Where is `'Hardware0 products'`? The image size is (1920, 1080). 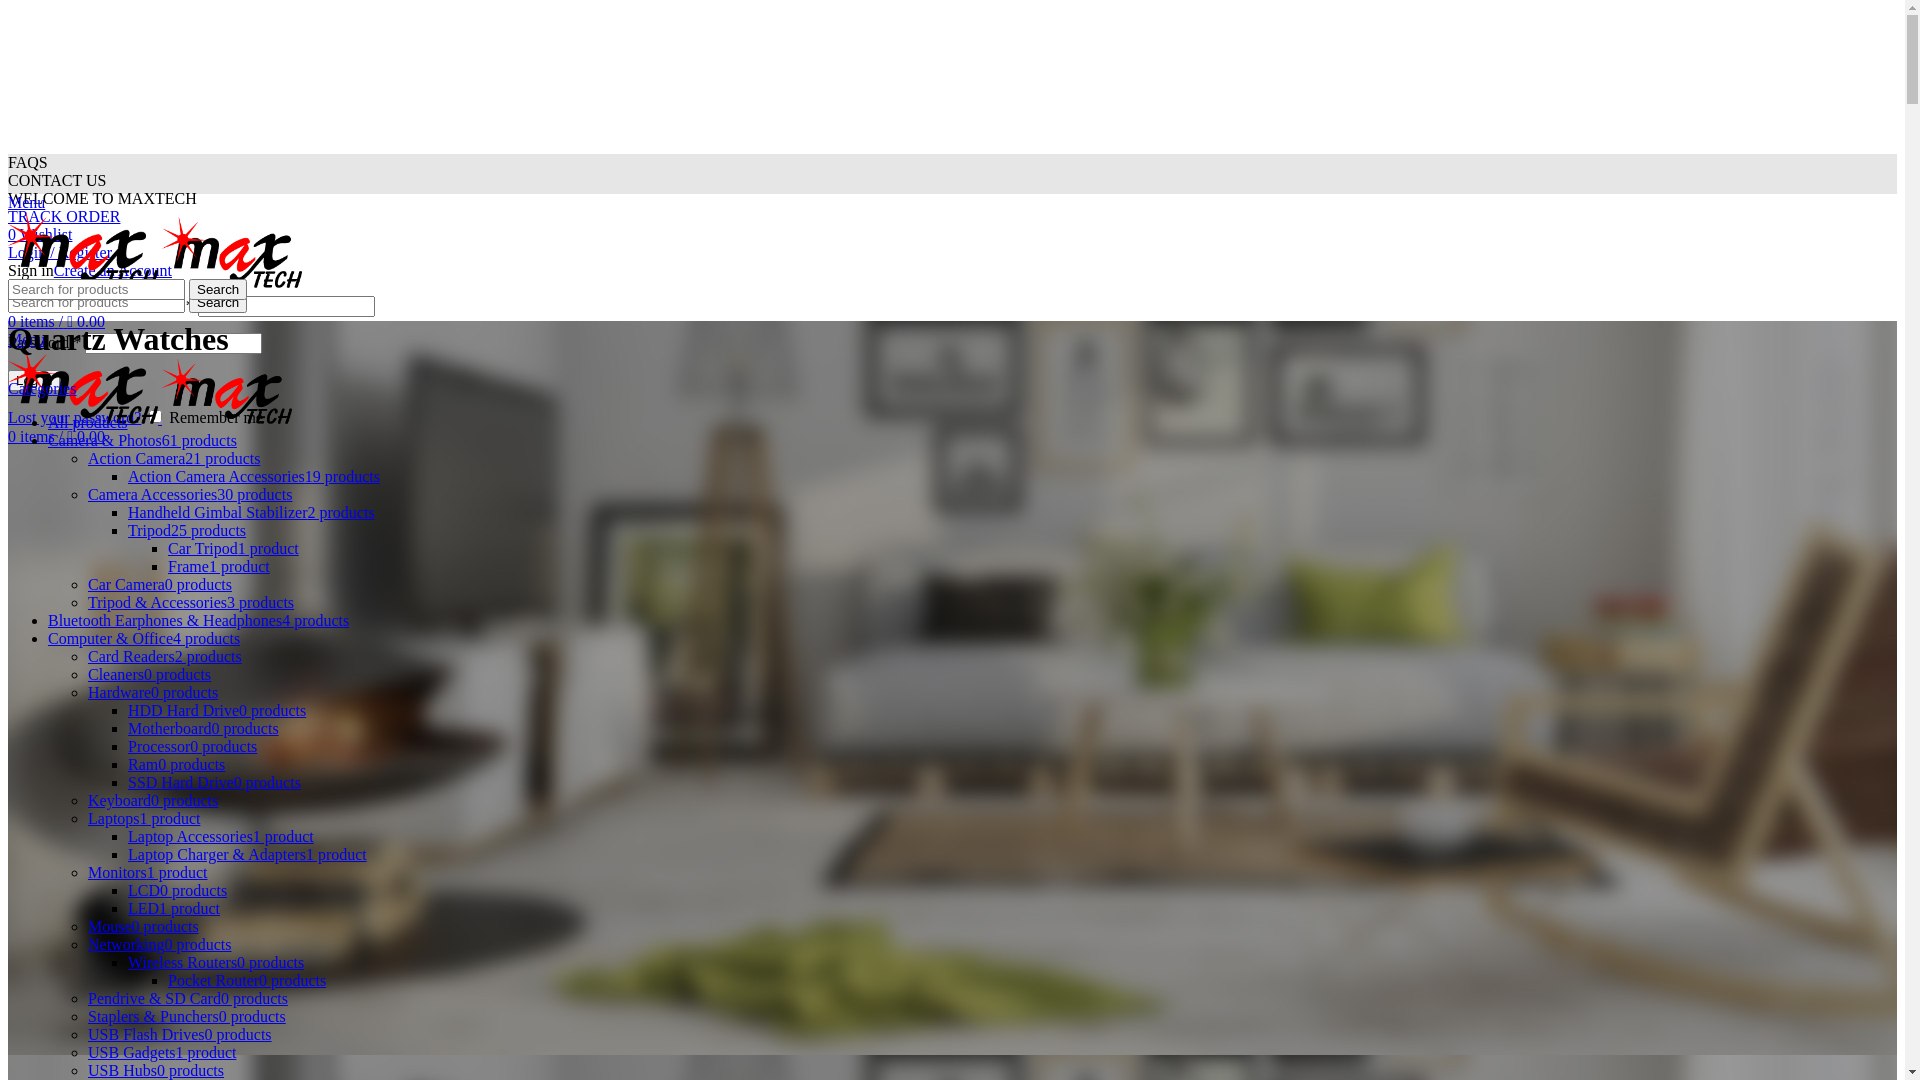 'Hardware0 products' is located at coordinates (152, 691).